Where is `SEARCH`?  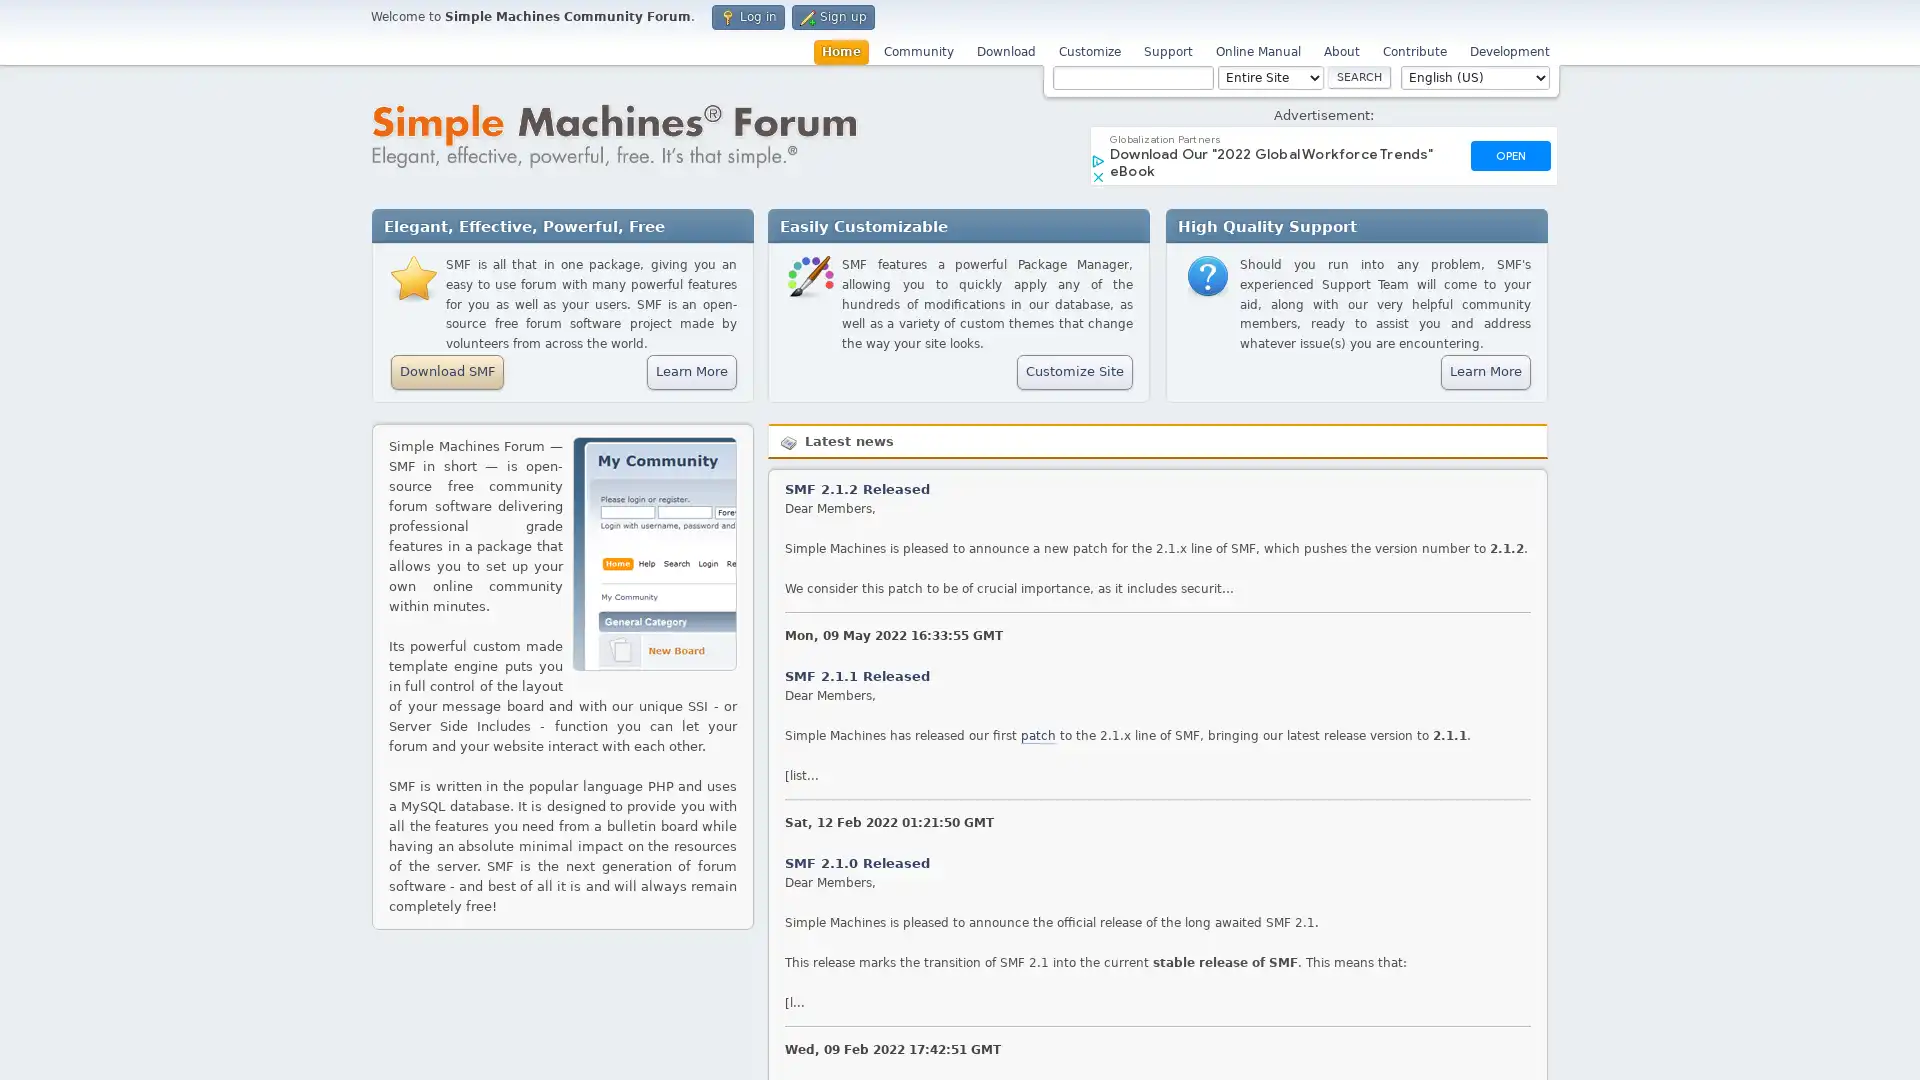 SEARCH is located at coordinates (1359, 76).